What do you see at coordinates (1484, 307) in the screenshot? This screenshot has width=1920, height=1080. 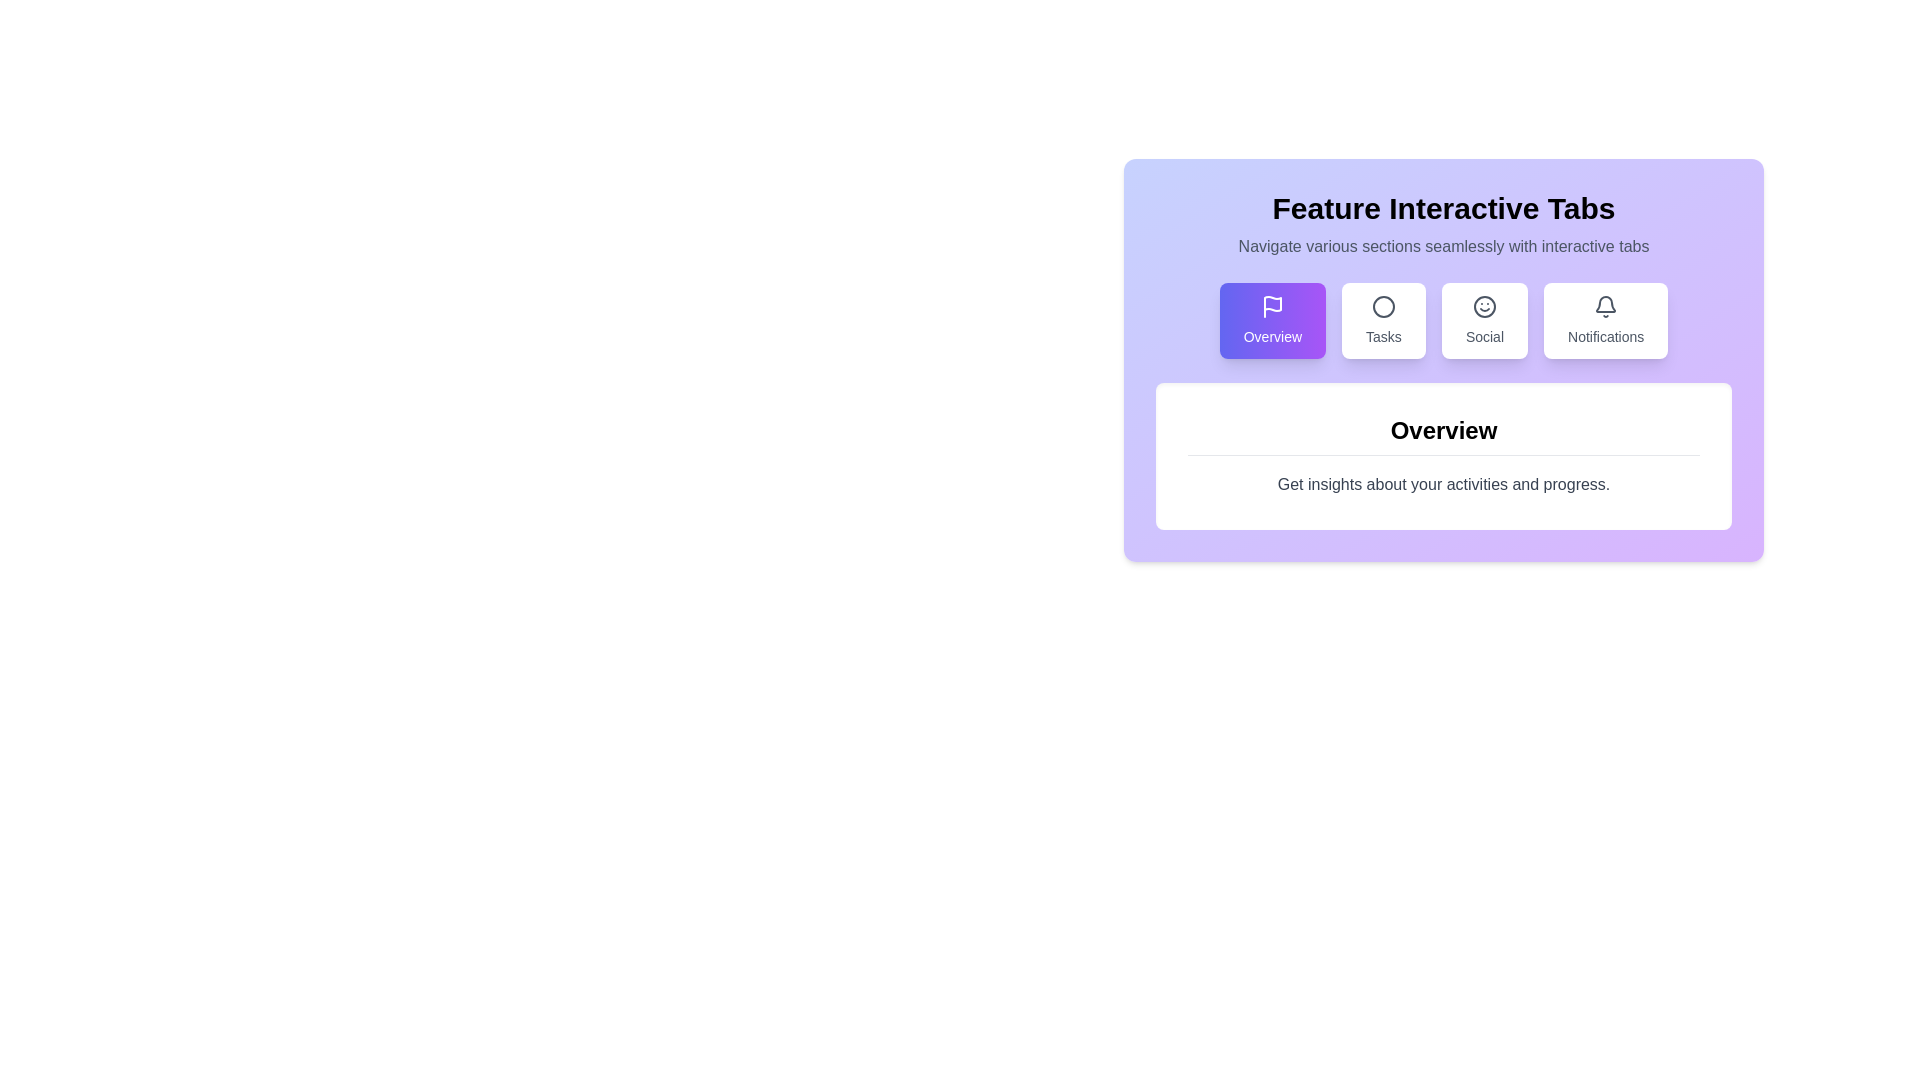 I see `the 'Social' tab icon` at bounding box center [1484, 307].